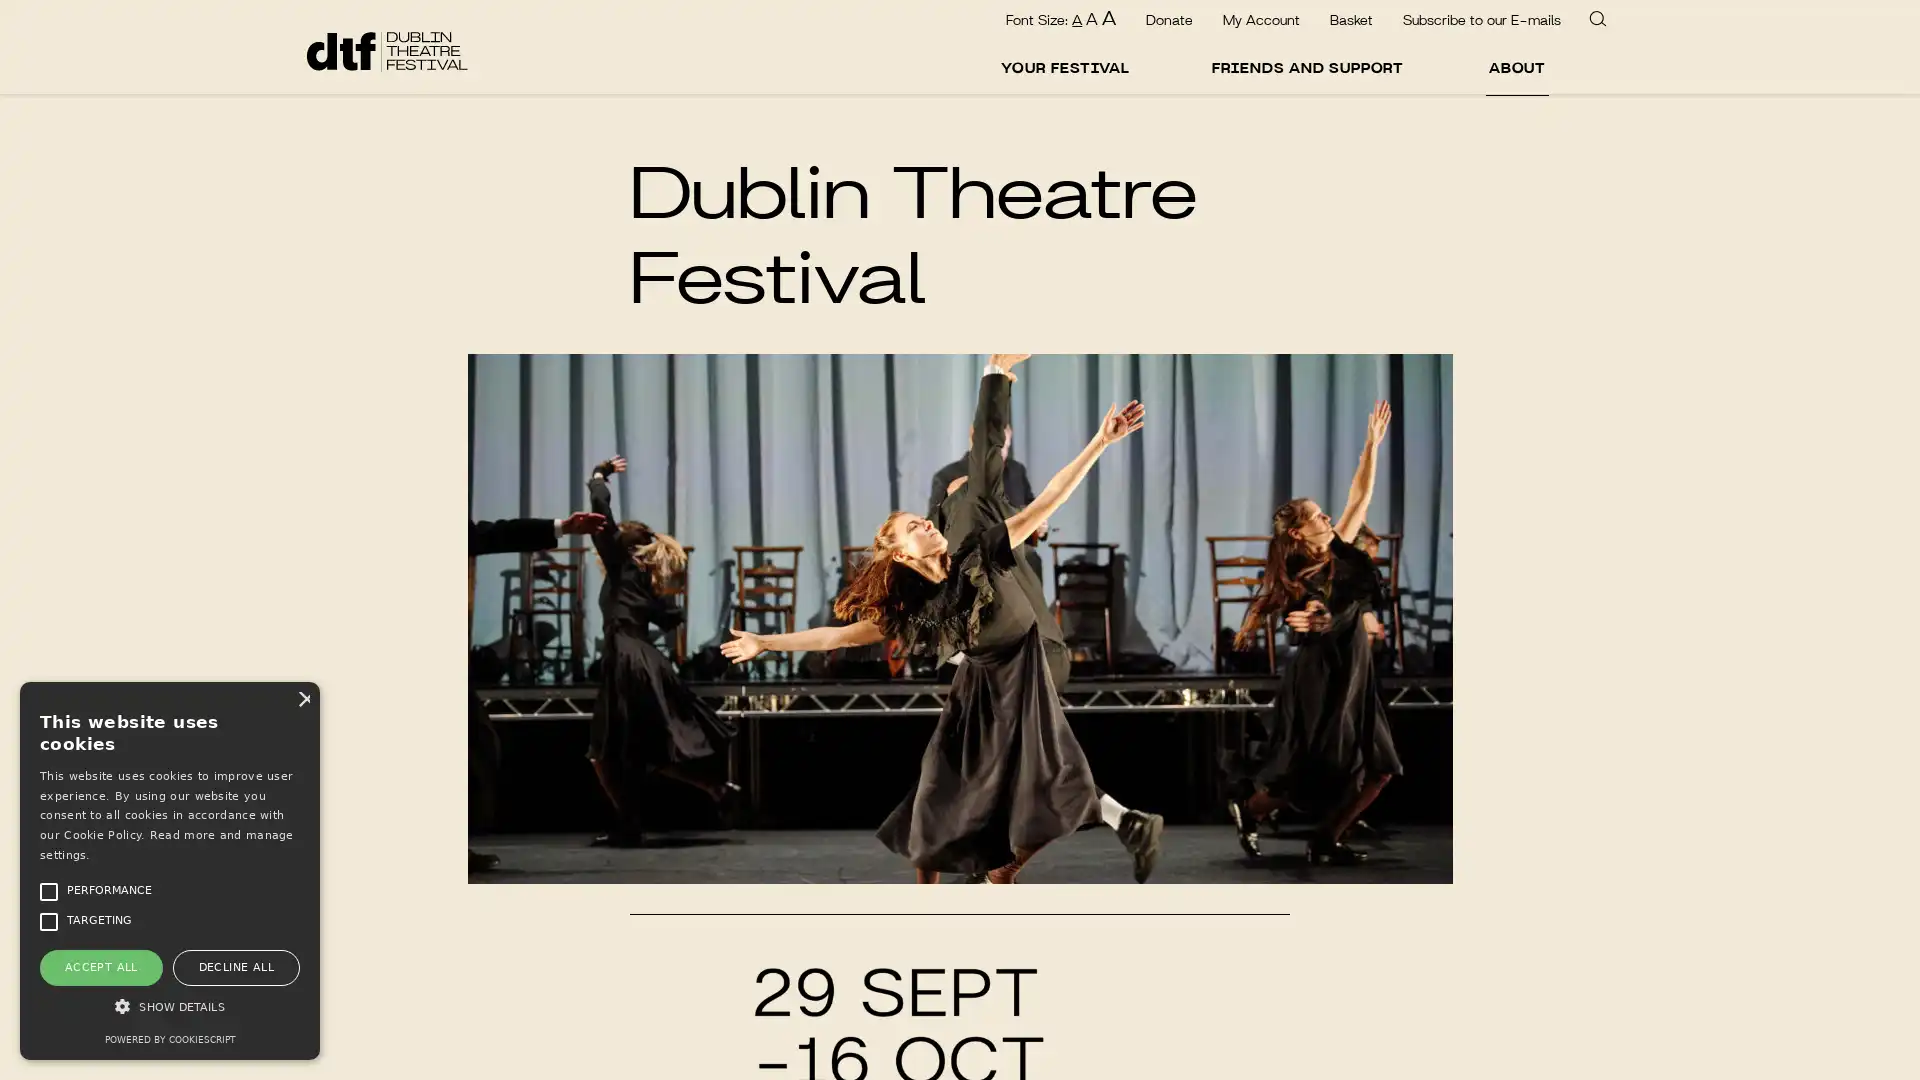 This screenshot has height=1080, width=1920. I want to click on DECLINE ALL, so click(235, 966).